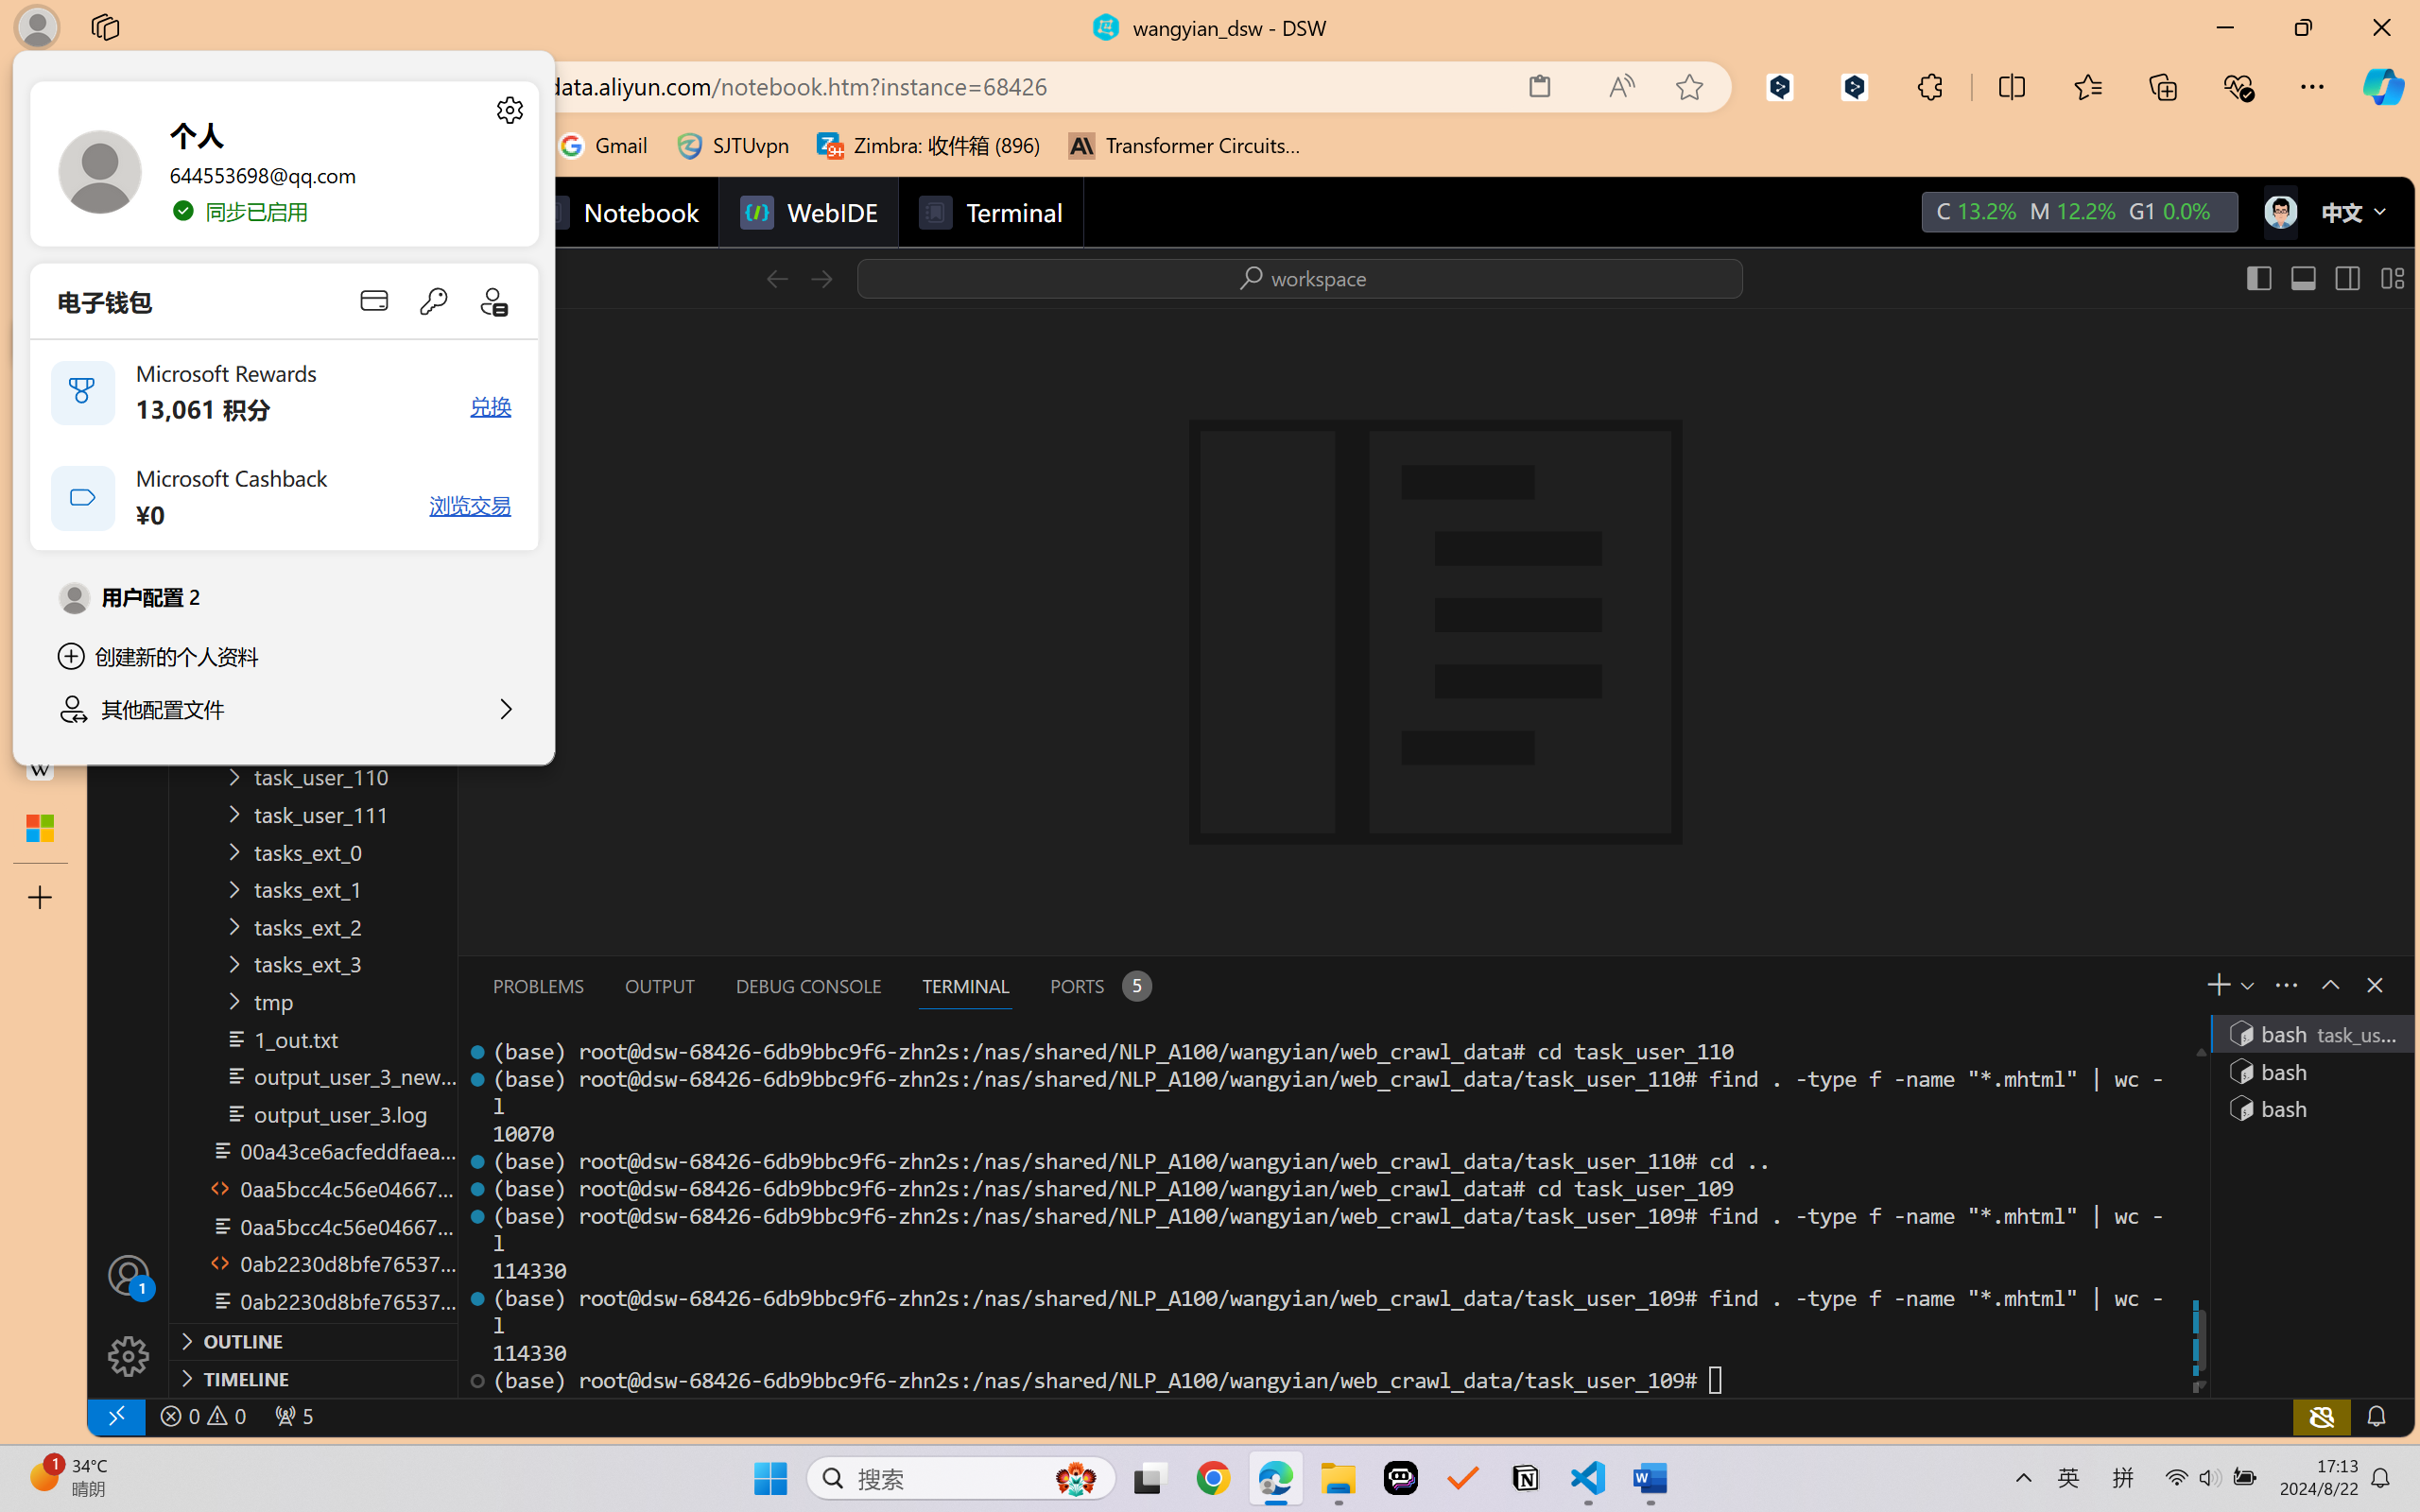  What do you see at coordinates (2309, 1070) in the screenshot?
I see `'Terminal 2 bash'` at bounding box center [2309, 1070].